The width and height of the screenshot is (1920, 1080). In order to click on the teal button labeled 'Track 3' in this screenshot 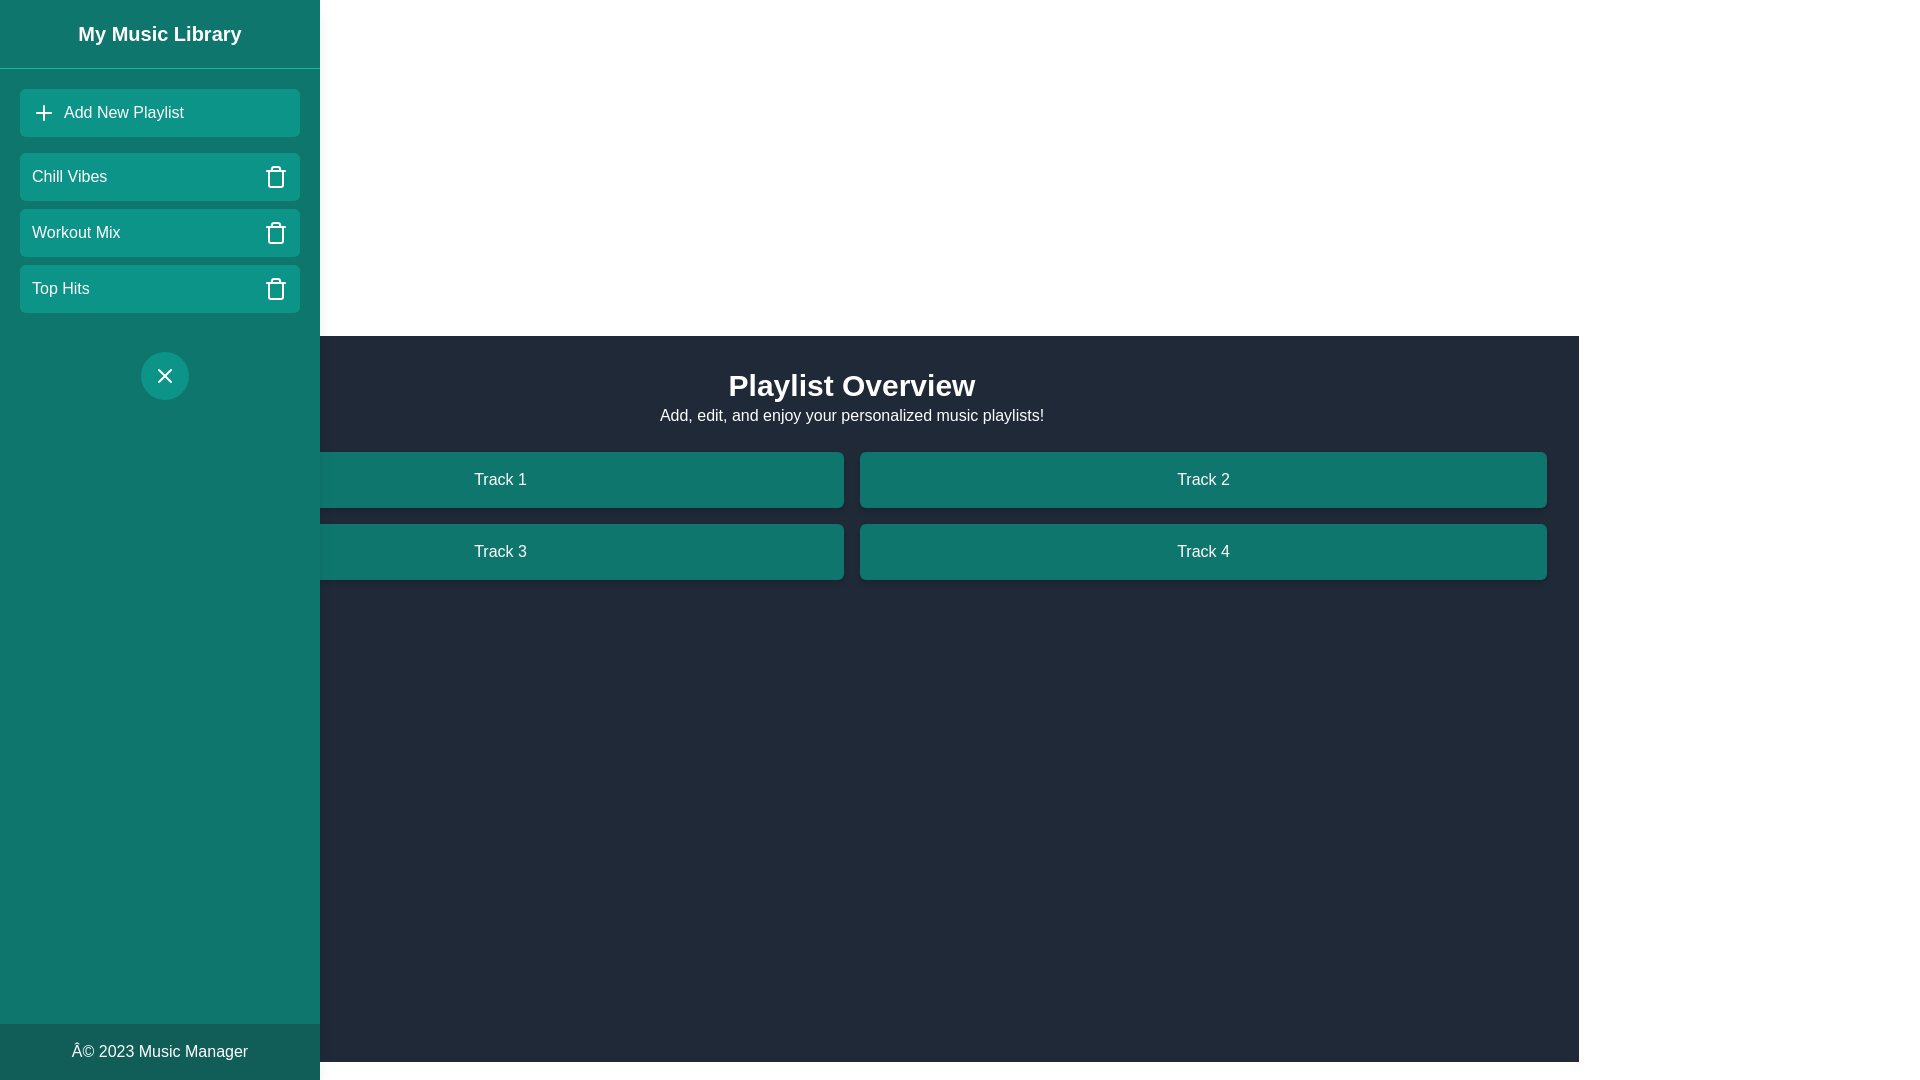, I will do `click(500, 551)`.